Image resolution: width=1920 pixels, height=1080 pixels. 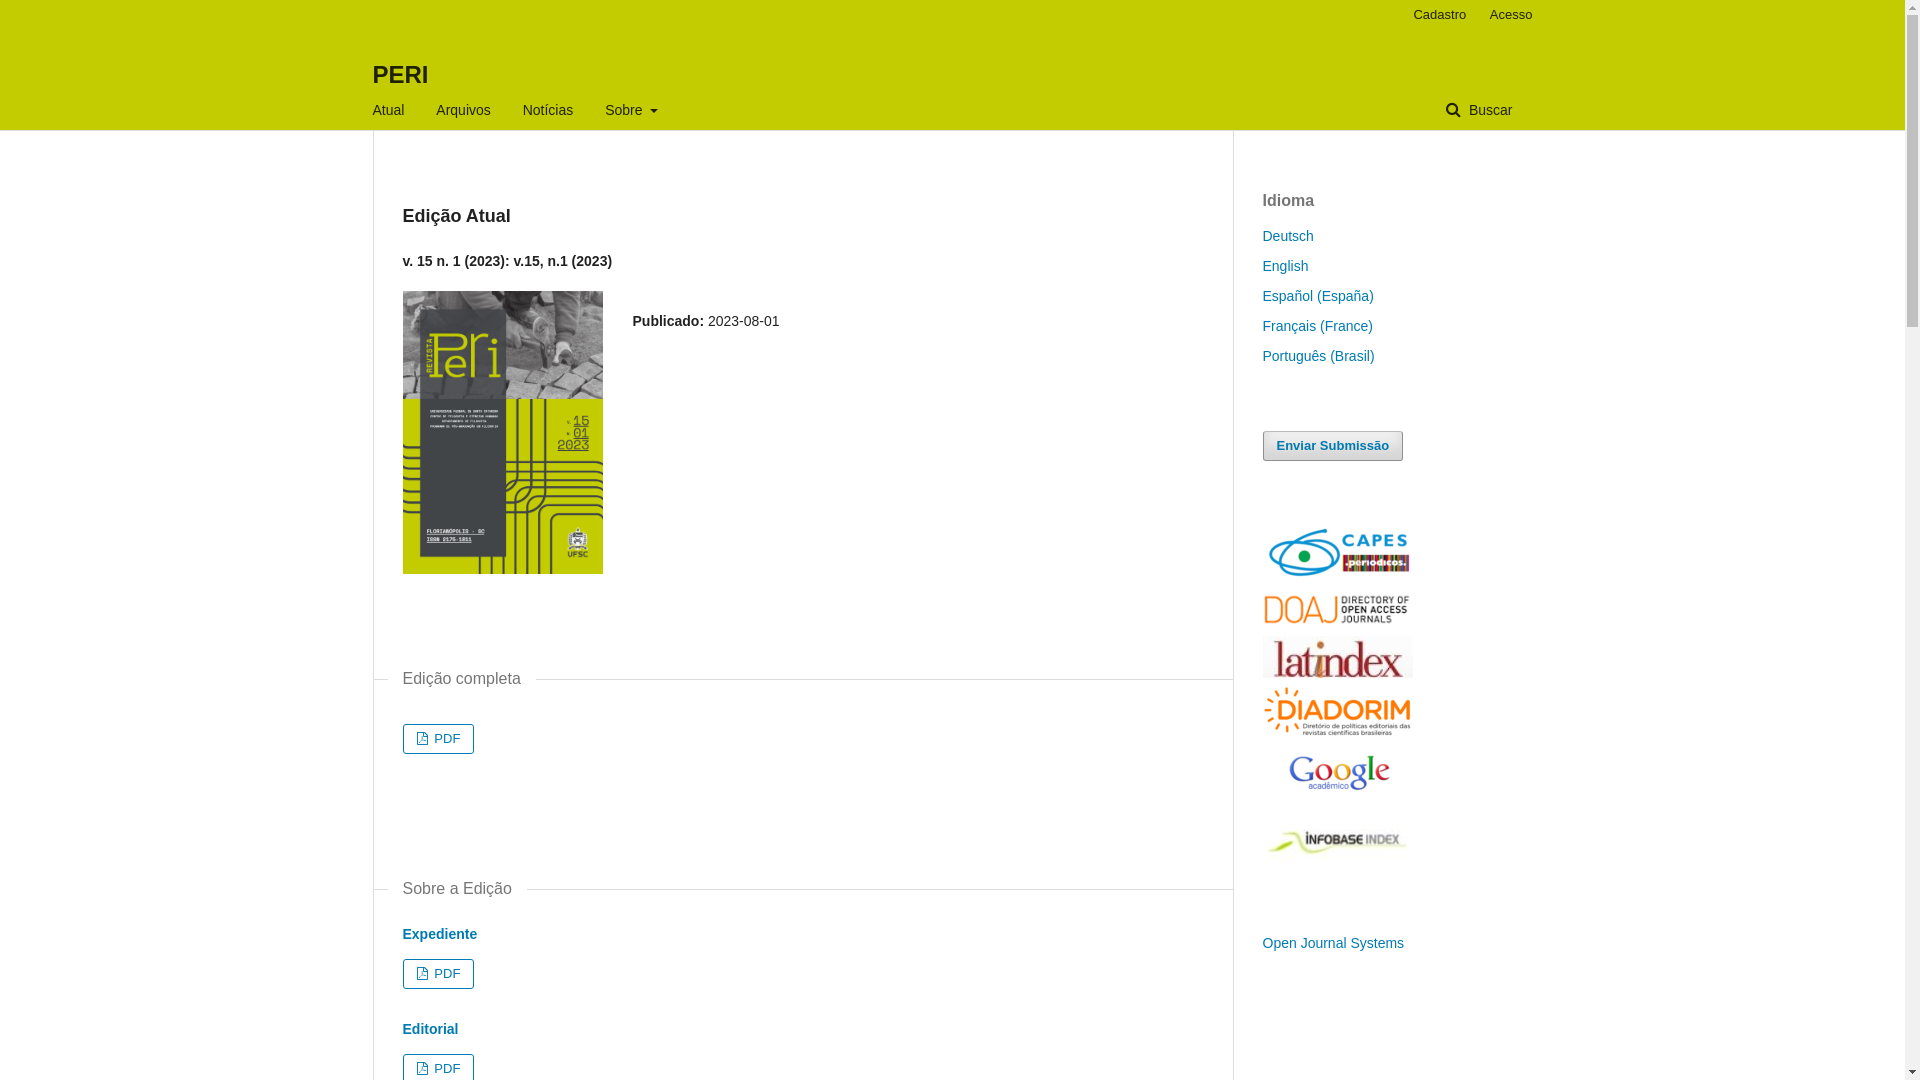 What do you see at coordinates (1287, 234) in the screenshot?
I see `'Deutsch'` at bounding box center [1287, 234].